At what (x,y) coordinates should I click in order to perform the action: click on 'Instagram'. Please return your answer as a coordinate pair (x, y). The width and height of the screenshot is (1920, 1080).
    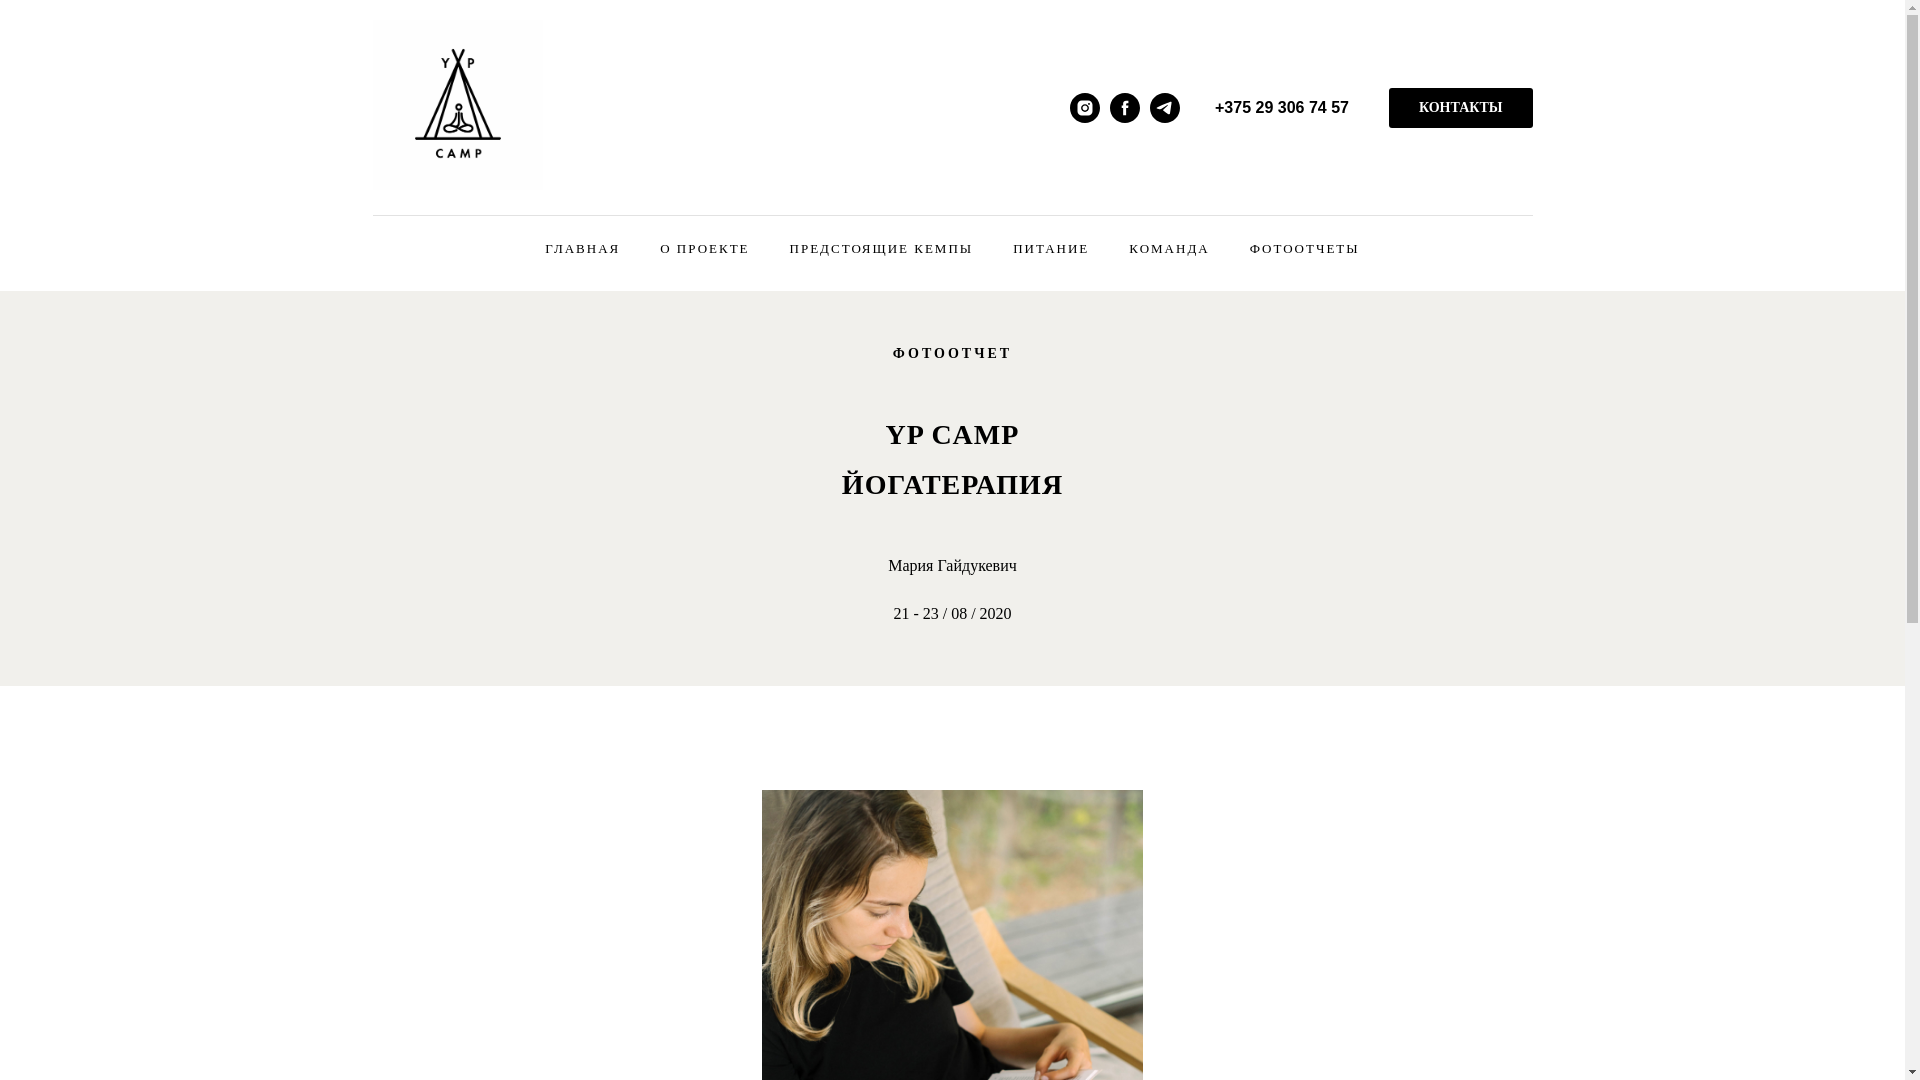
    Looking at the image, I should click on (1069, 108).